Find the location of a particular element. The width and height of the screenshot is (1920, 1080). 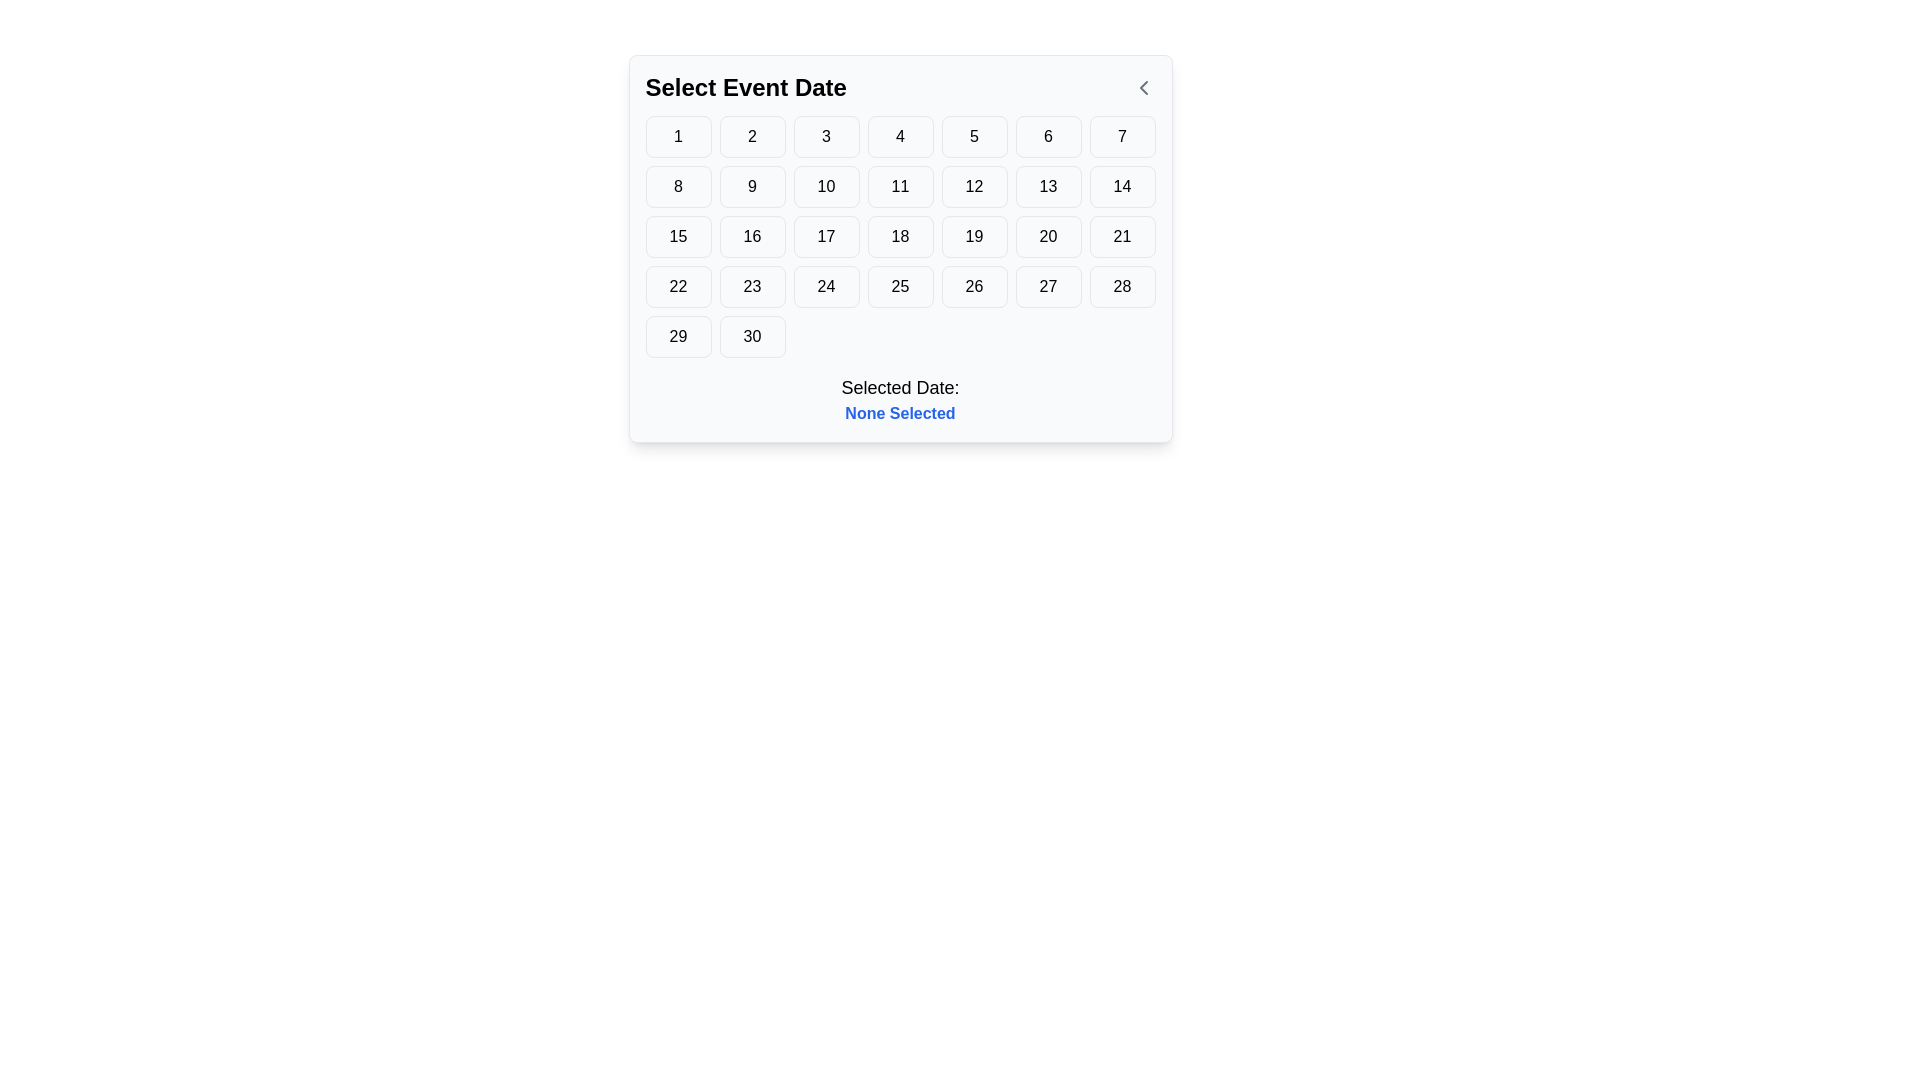

the button labeled '16' in the date selection calendar interface is located at coordinates (751, 235).